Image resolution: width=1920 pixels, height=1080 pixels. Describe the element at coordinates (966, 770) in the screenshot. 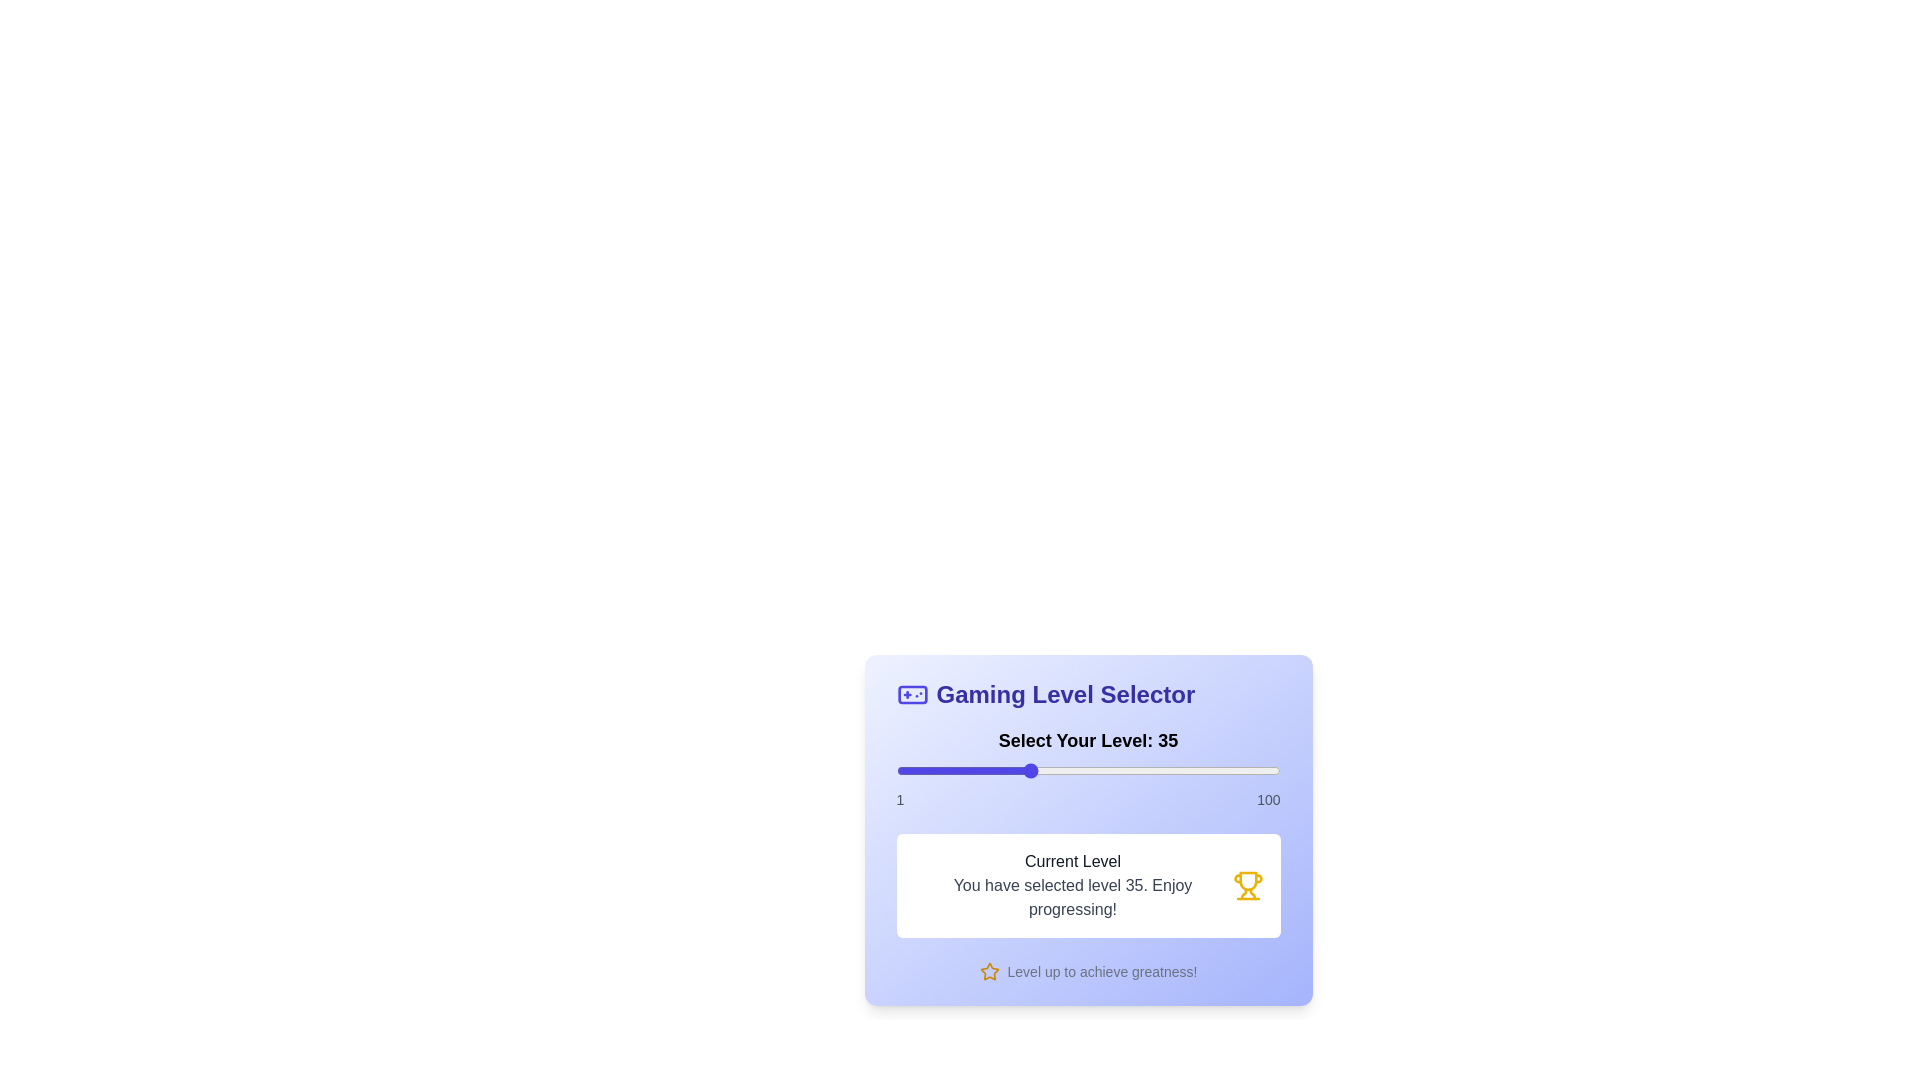

I see `the gaming level` at that location.